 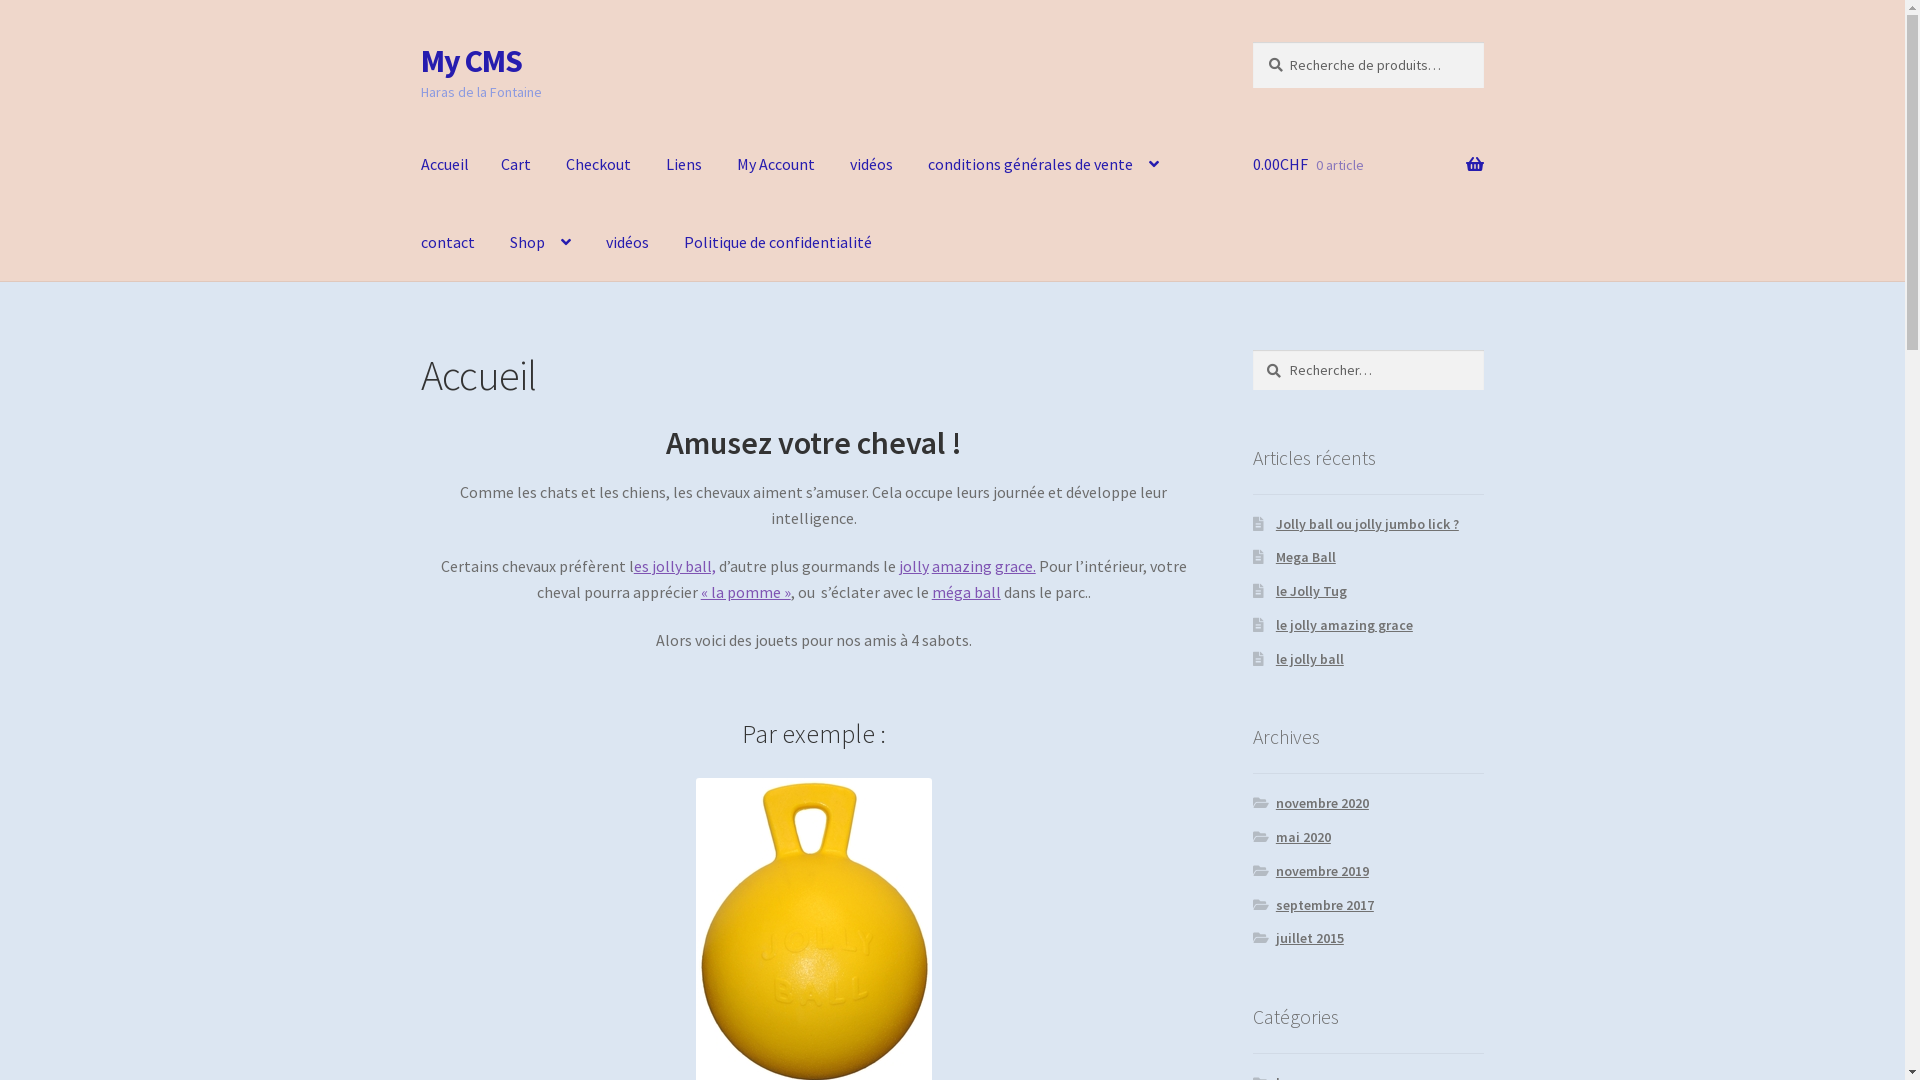 What do you see at coordinates (1322, 870) in the screenshot?
I see `'novembre 2019'` at bounding box center [1322, 870].